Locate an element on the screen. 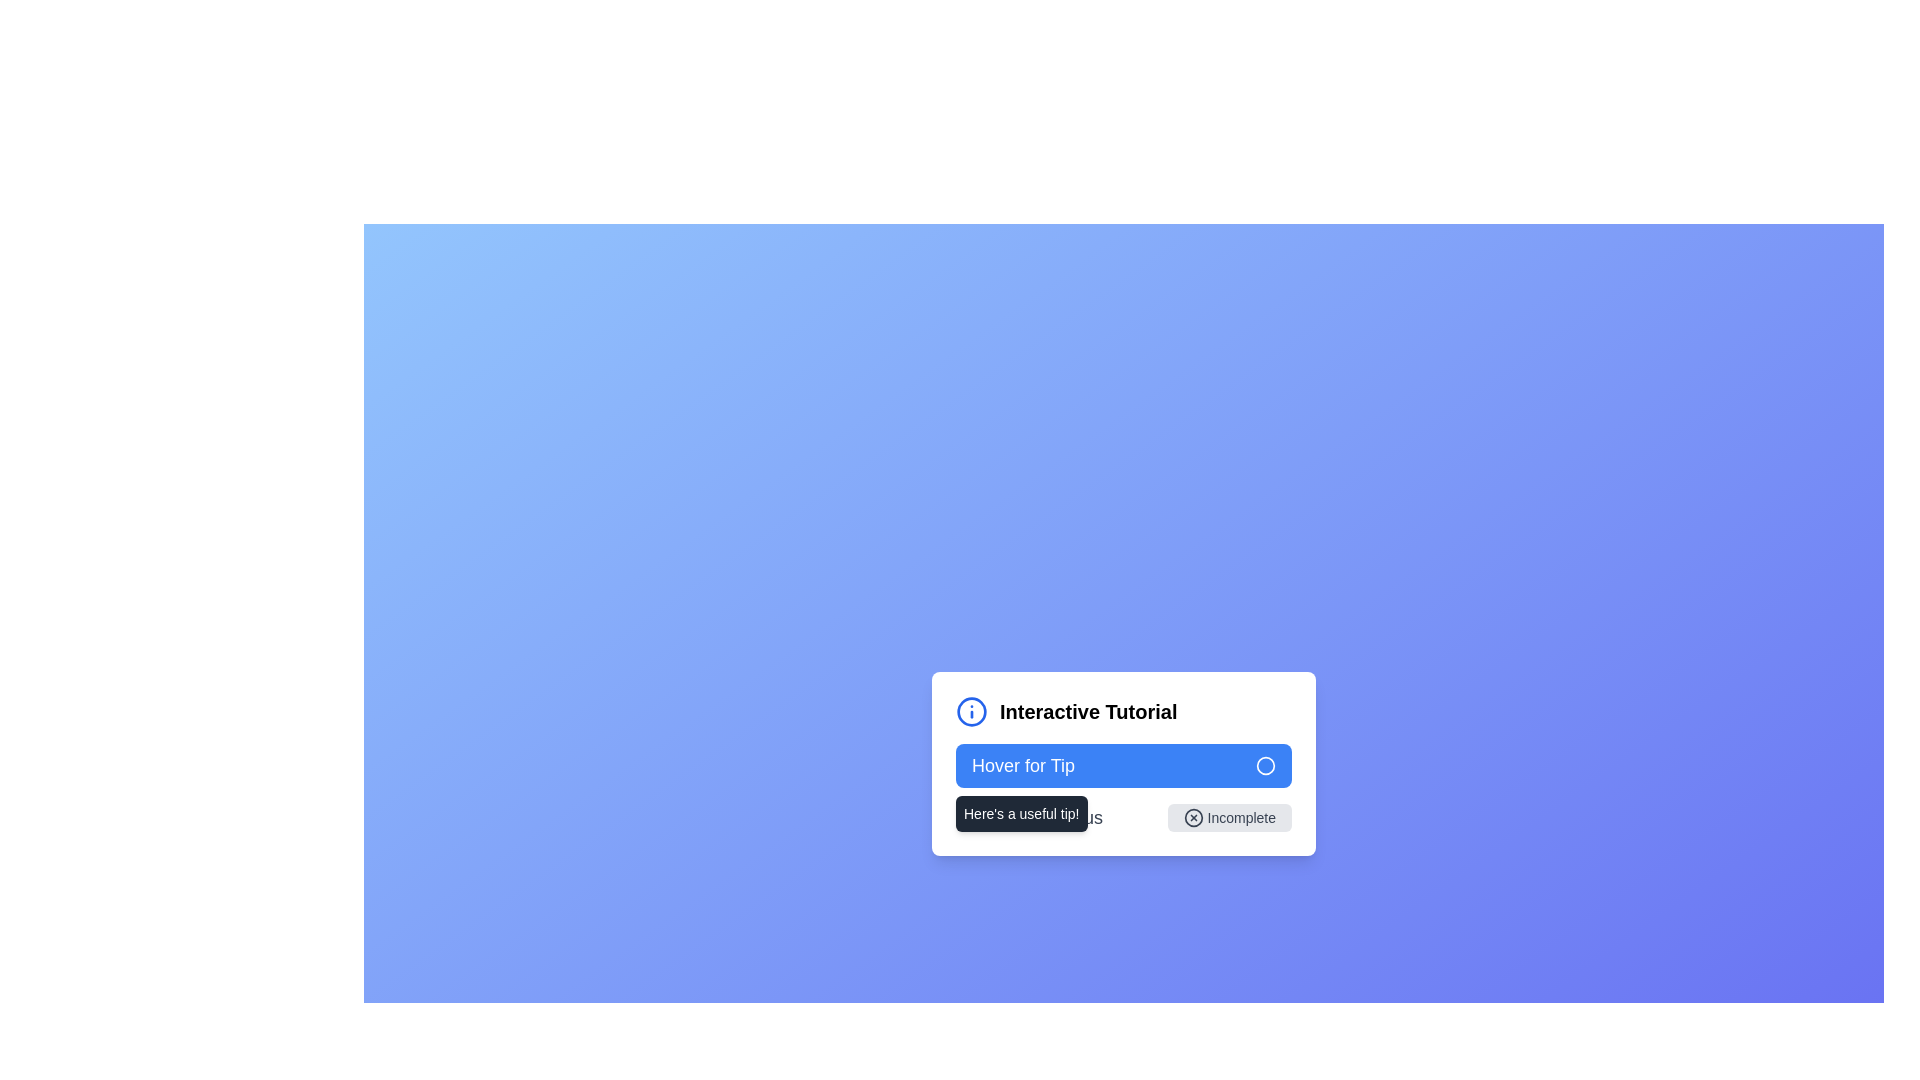  the 'Incomplete' button located at the bottom of the 'Interactive Tutorial' card to initiate further actions is located at coordinates (1123, 817).